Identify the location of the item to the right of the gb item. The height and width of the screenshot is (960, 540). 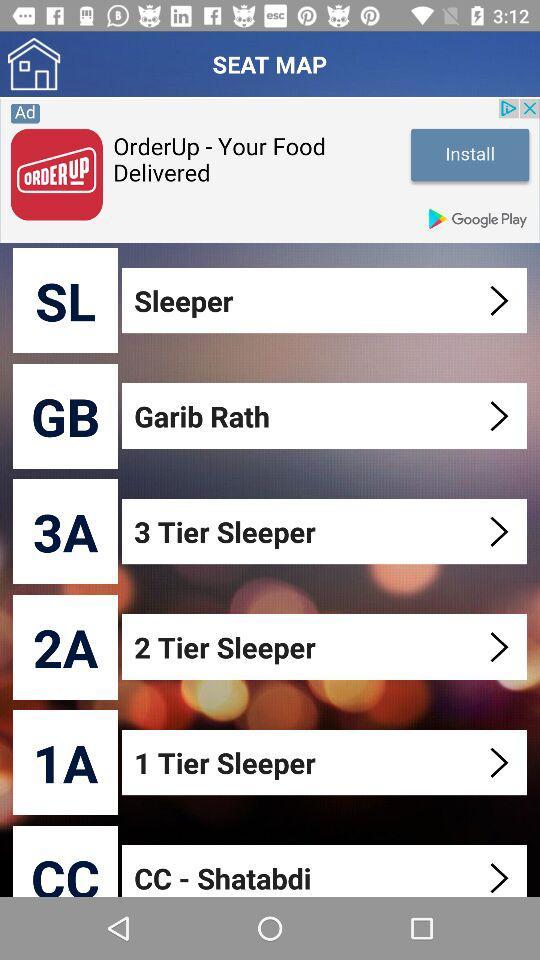
(326, 415).